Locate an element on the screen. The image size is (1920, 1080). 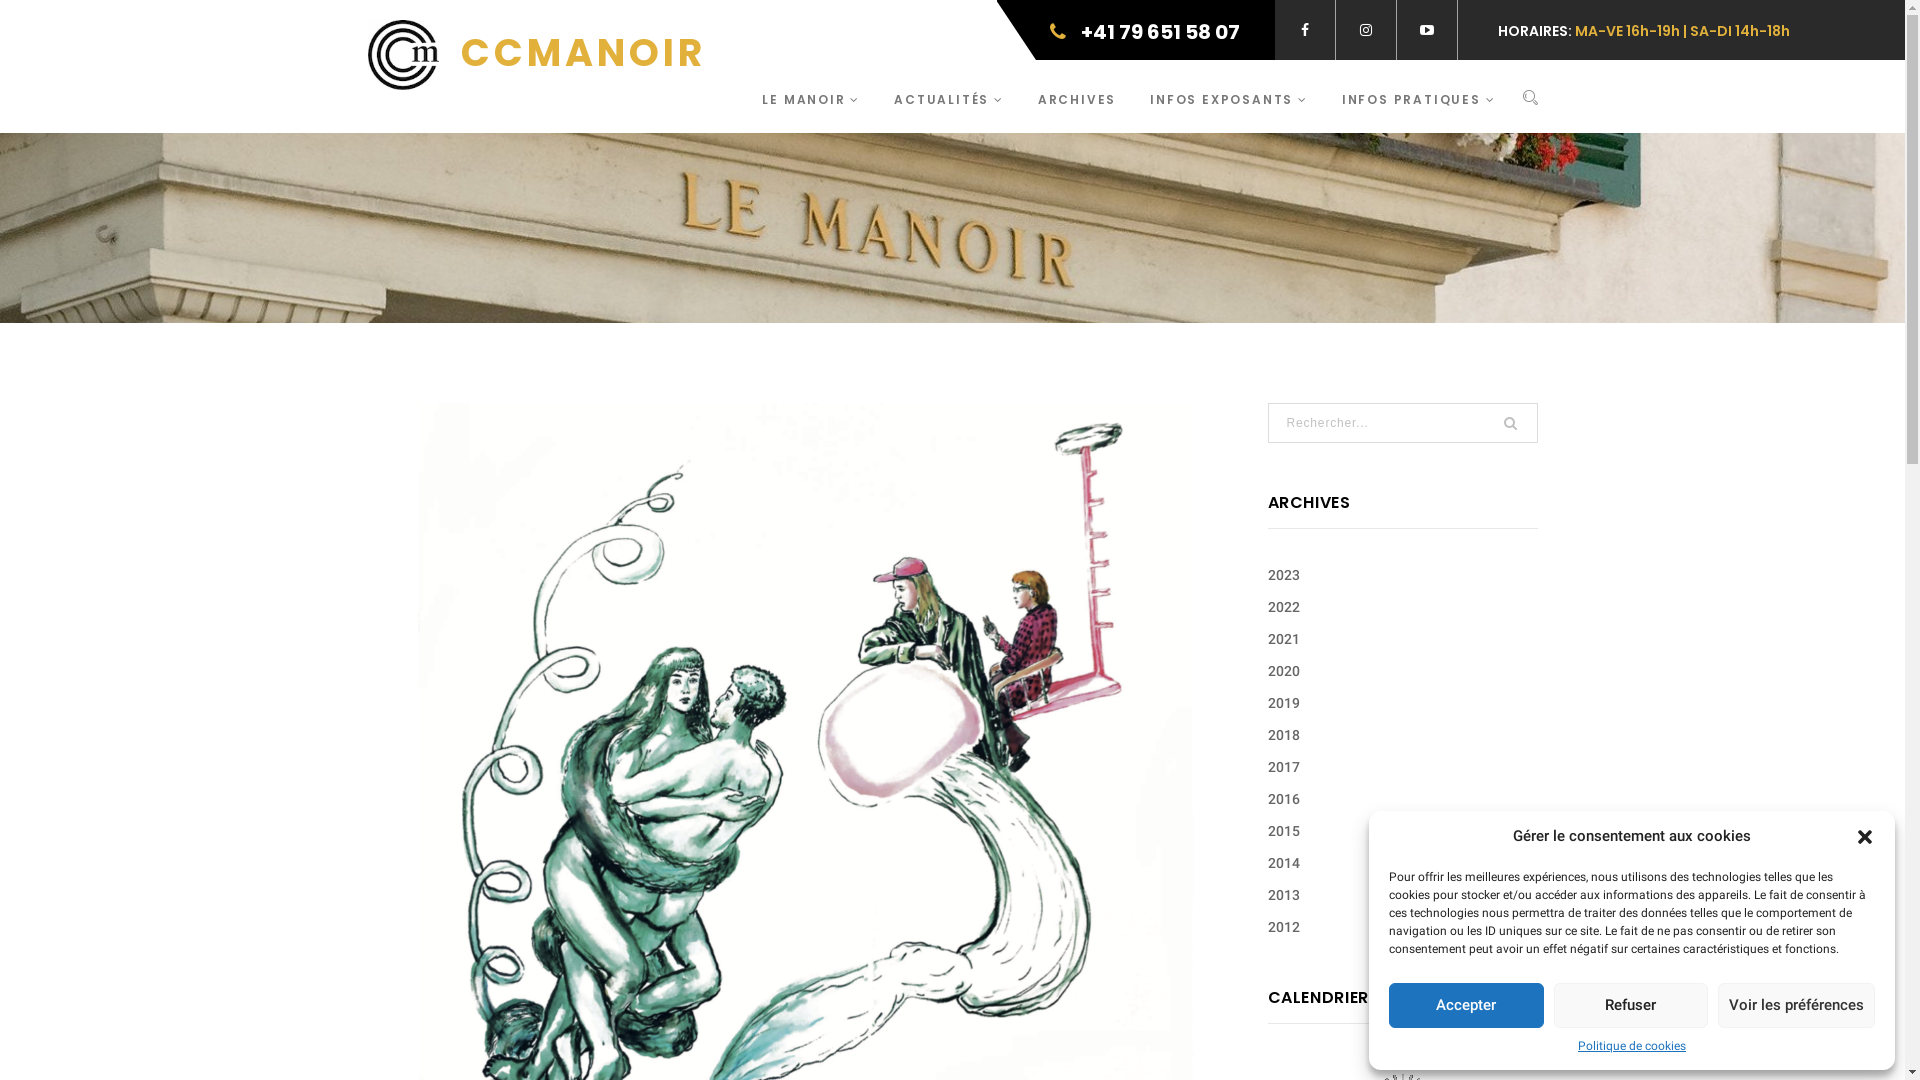
'2012' is located at coordinates (1283, 926).